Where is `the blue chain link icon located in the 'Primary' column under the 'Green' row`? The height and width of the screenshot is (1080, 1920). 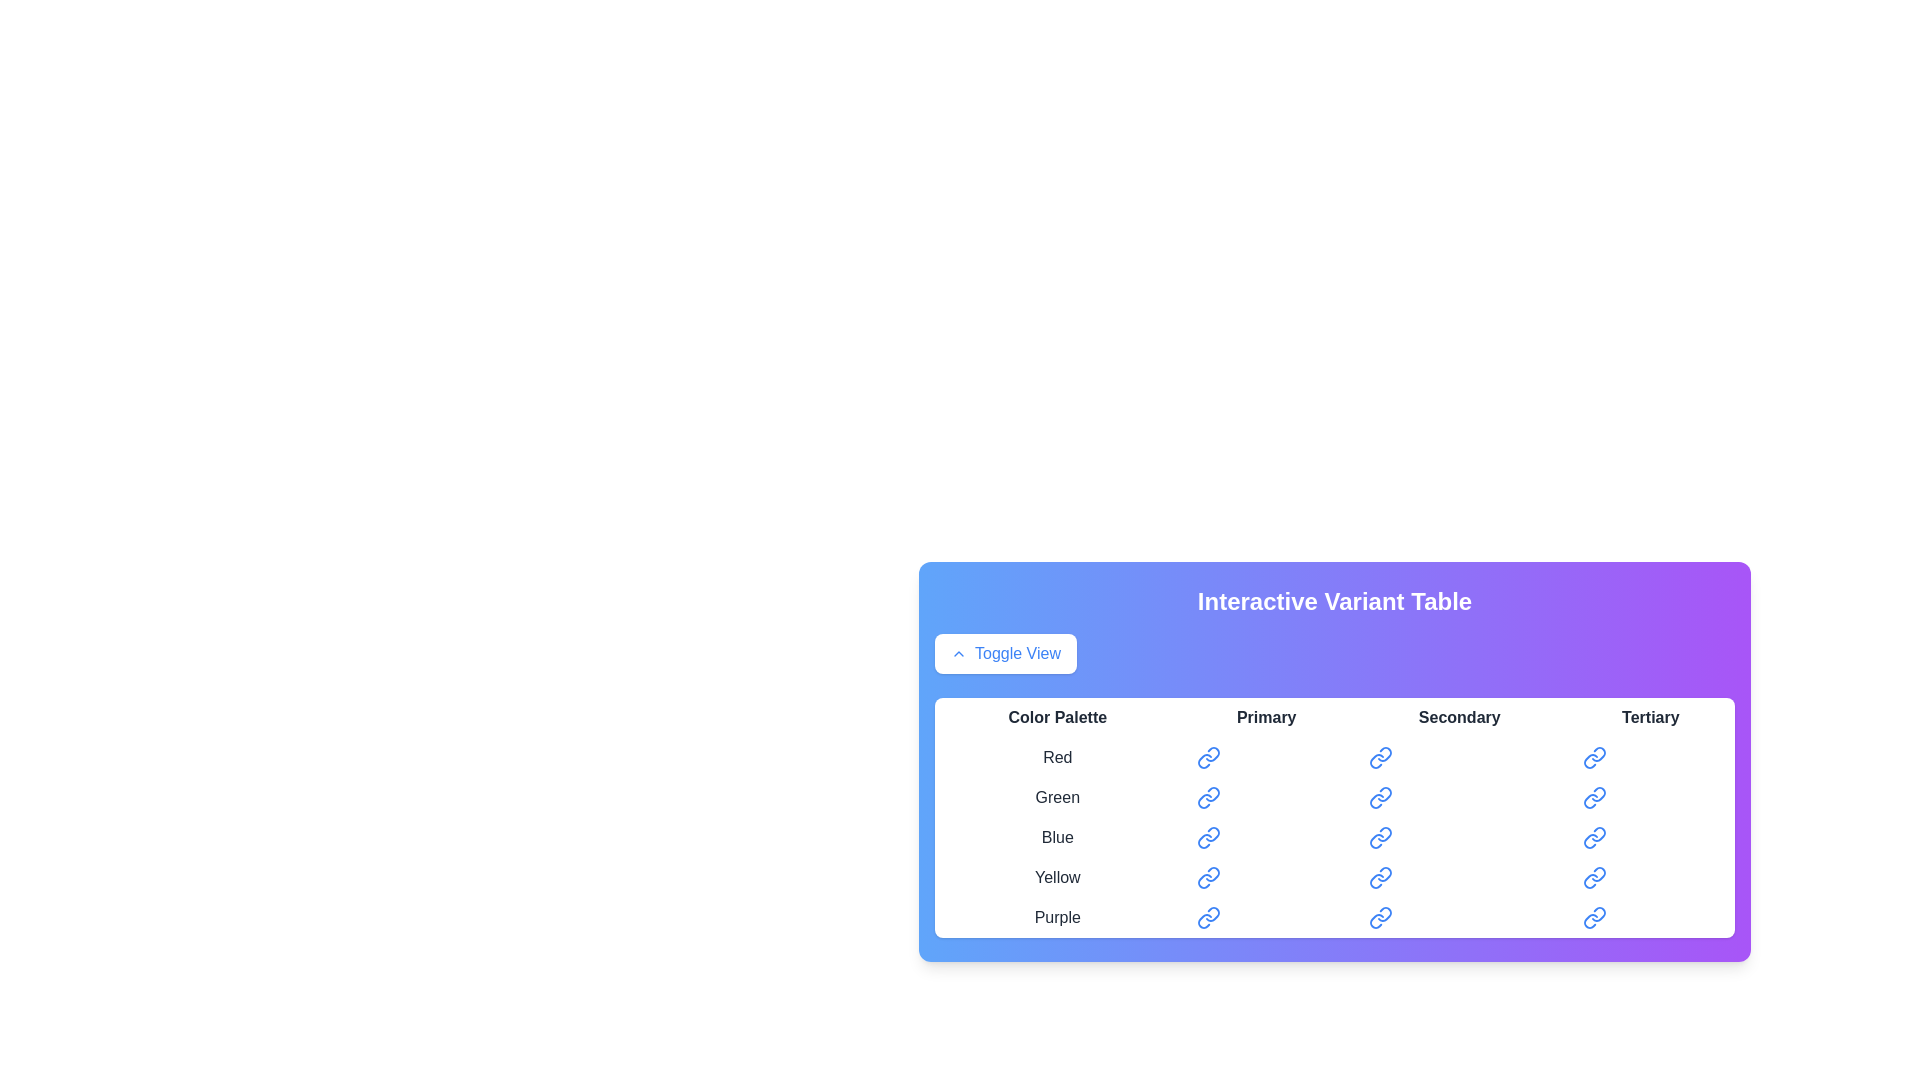 the blue chain link icon located in the 'Primary' column under the 'Green' row is located at coordinates (1203, 800).